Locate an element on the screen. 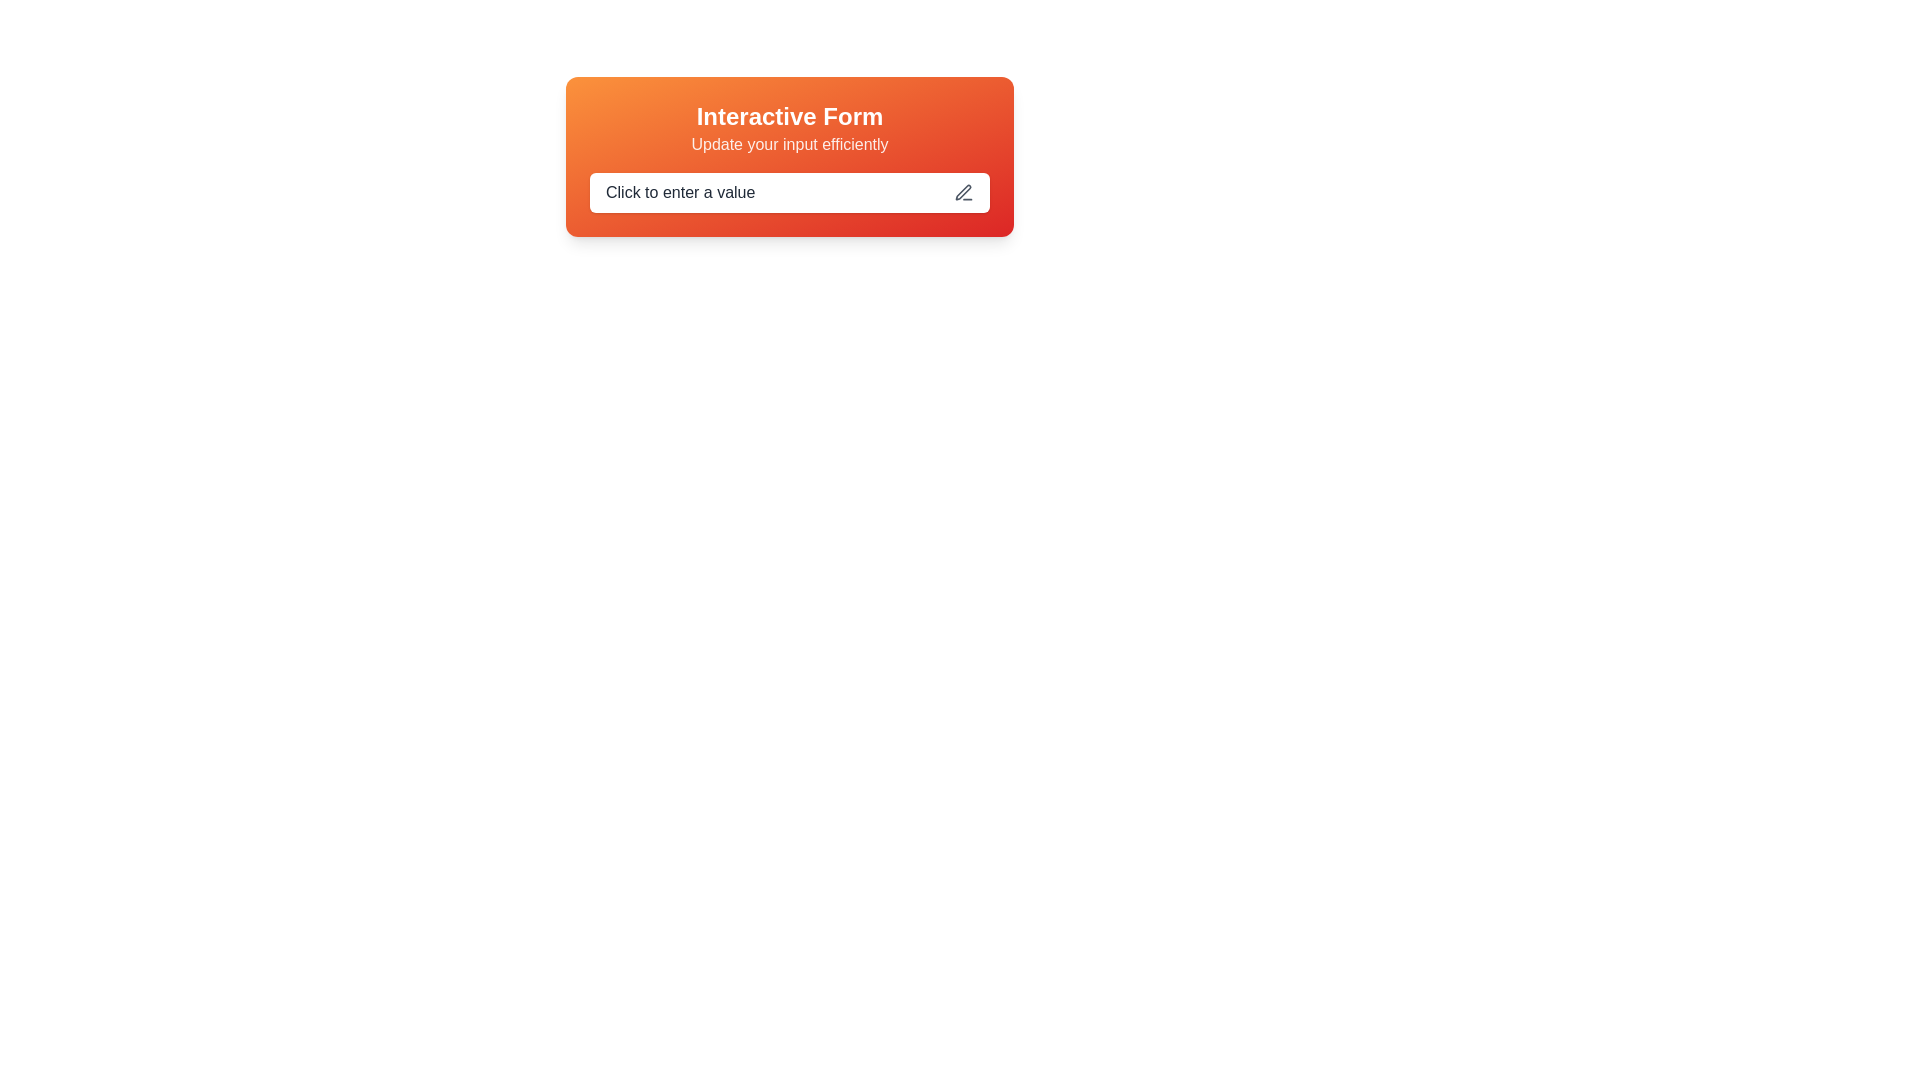 This screenshot has width=1920, height=1080. the text label that says 'Update your input efficiently', which is styled with an orange gradient background and located below the 'Interactive Form' title is located at coordinates (789, 144).